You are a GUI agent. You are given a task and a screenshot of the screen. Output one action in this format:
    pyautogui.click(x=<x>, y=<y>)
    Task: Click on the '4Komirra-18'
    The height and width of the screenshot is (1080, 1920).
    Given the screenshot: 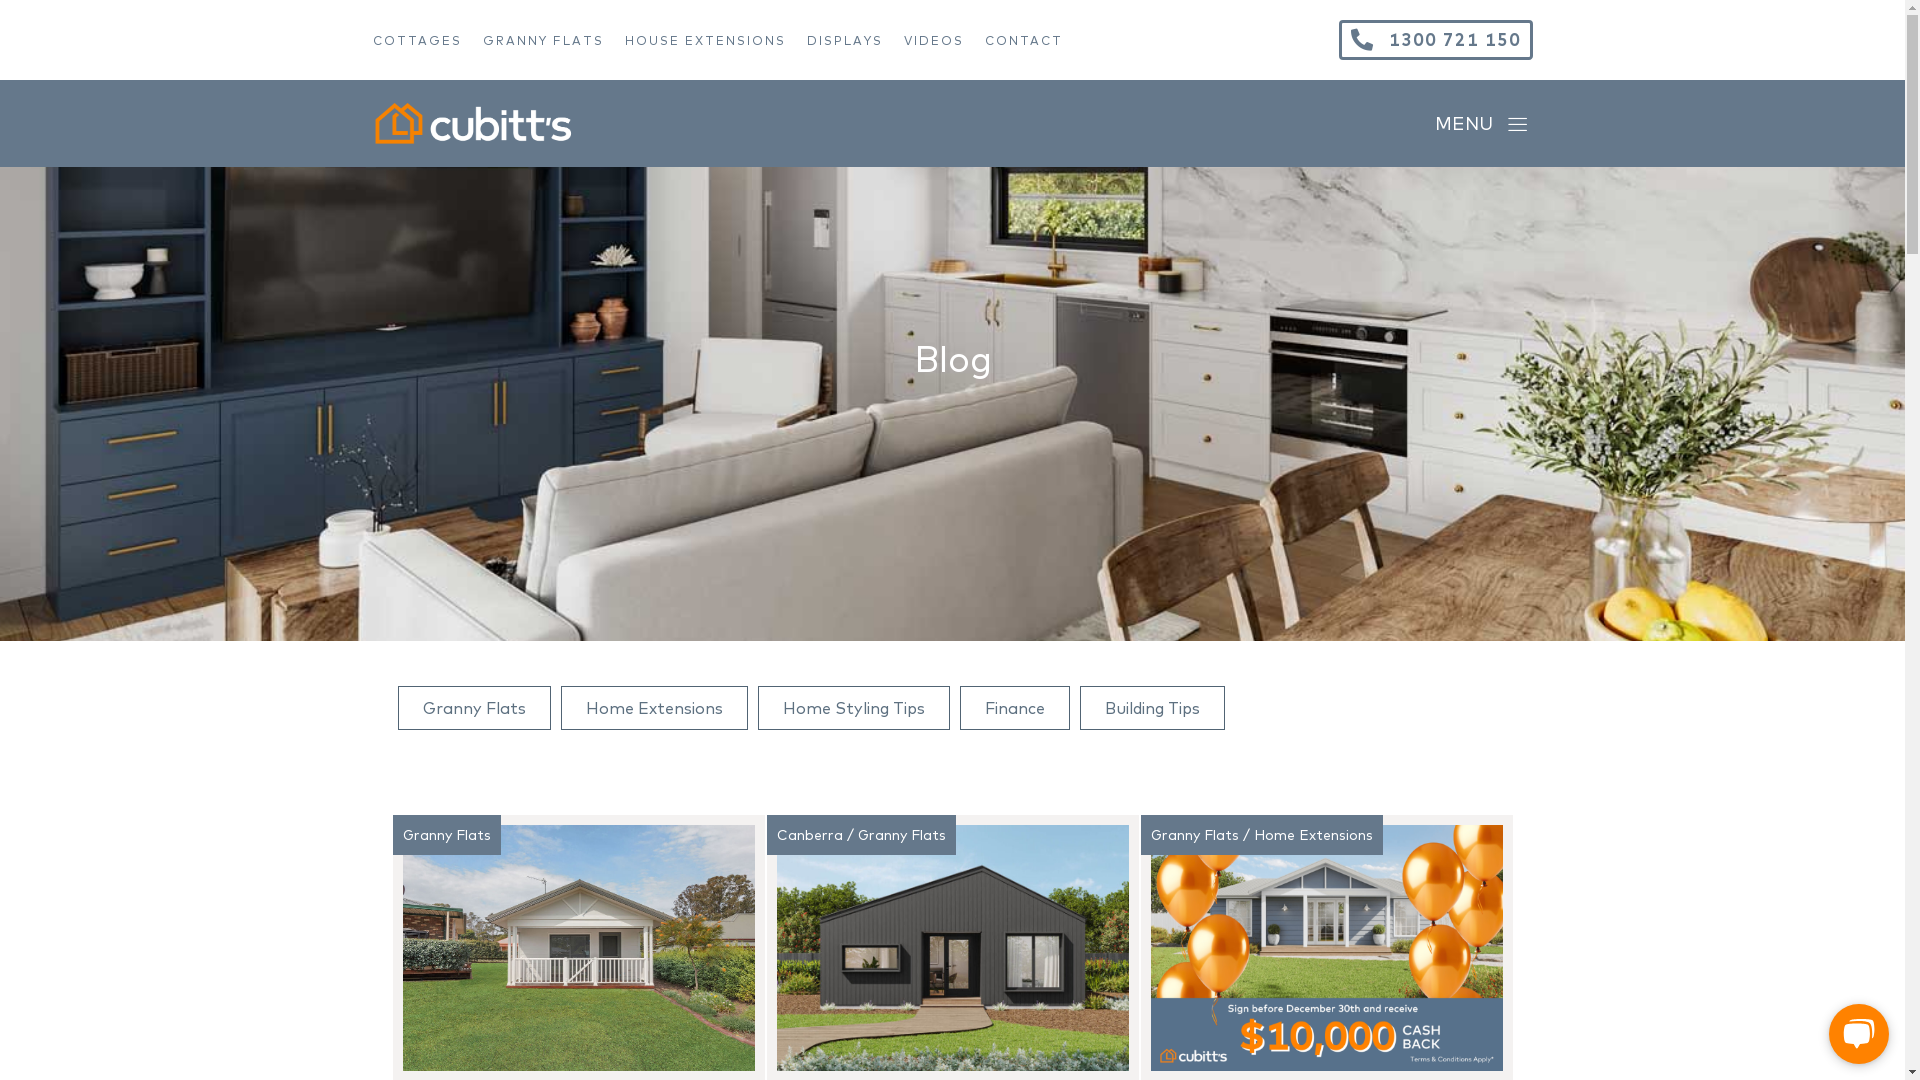 What is the action you would take?
    pyautogui.click(x=576, y=947)
    